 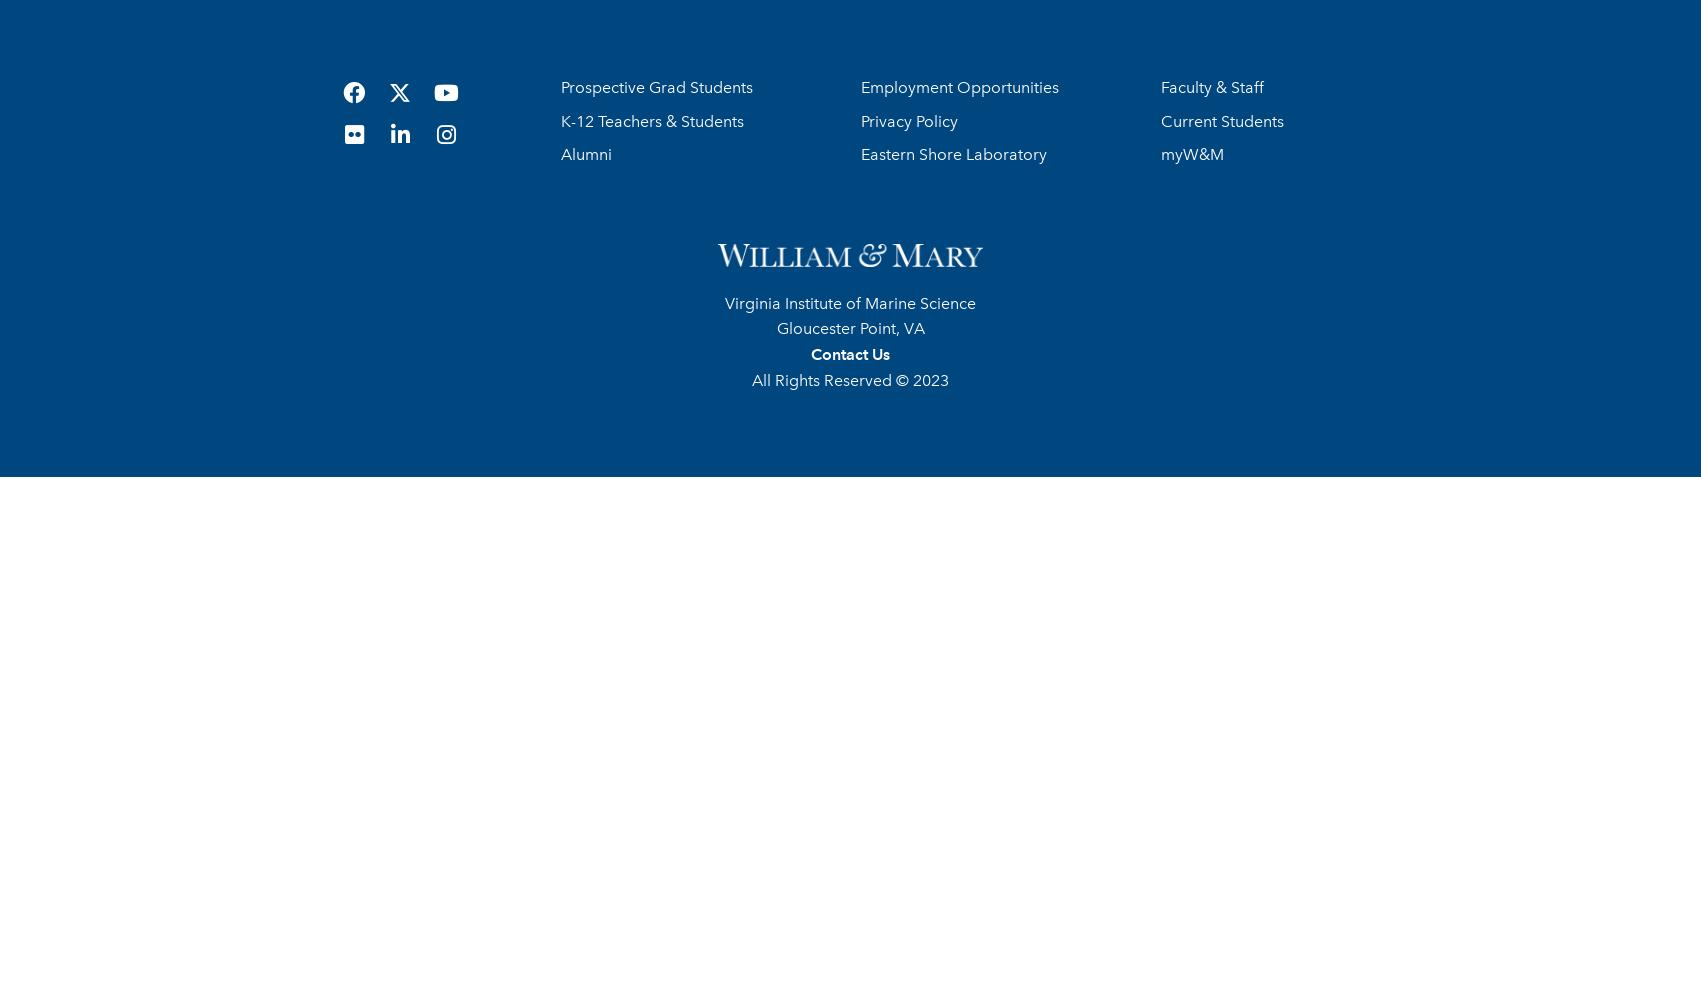 I want to click on 'K-12 Teachers & Students', so click(x=559, y=119).